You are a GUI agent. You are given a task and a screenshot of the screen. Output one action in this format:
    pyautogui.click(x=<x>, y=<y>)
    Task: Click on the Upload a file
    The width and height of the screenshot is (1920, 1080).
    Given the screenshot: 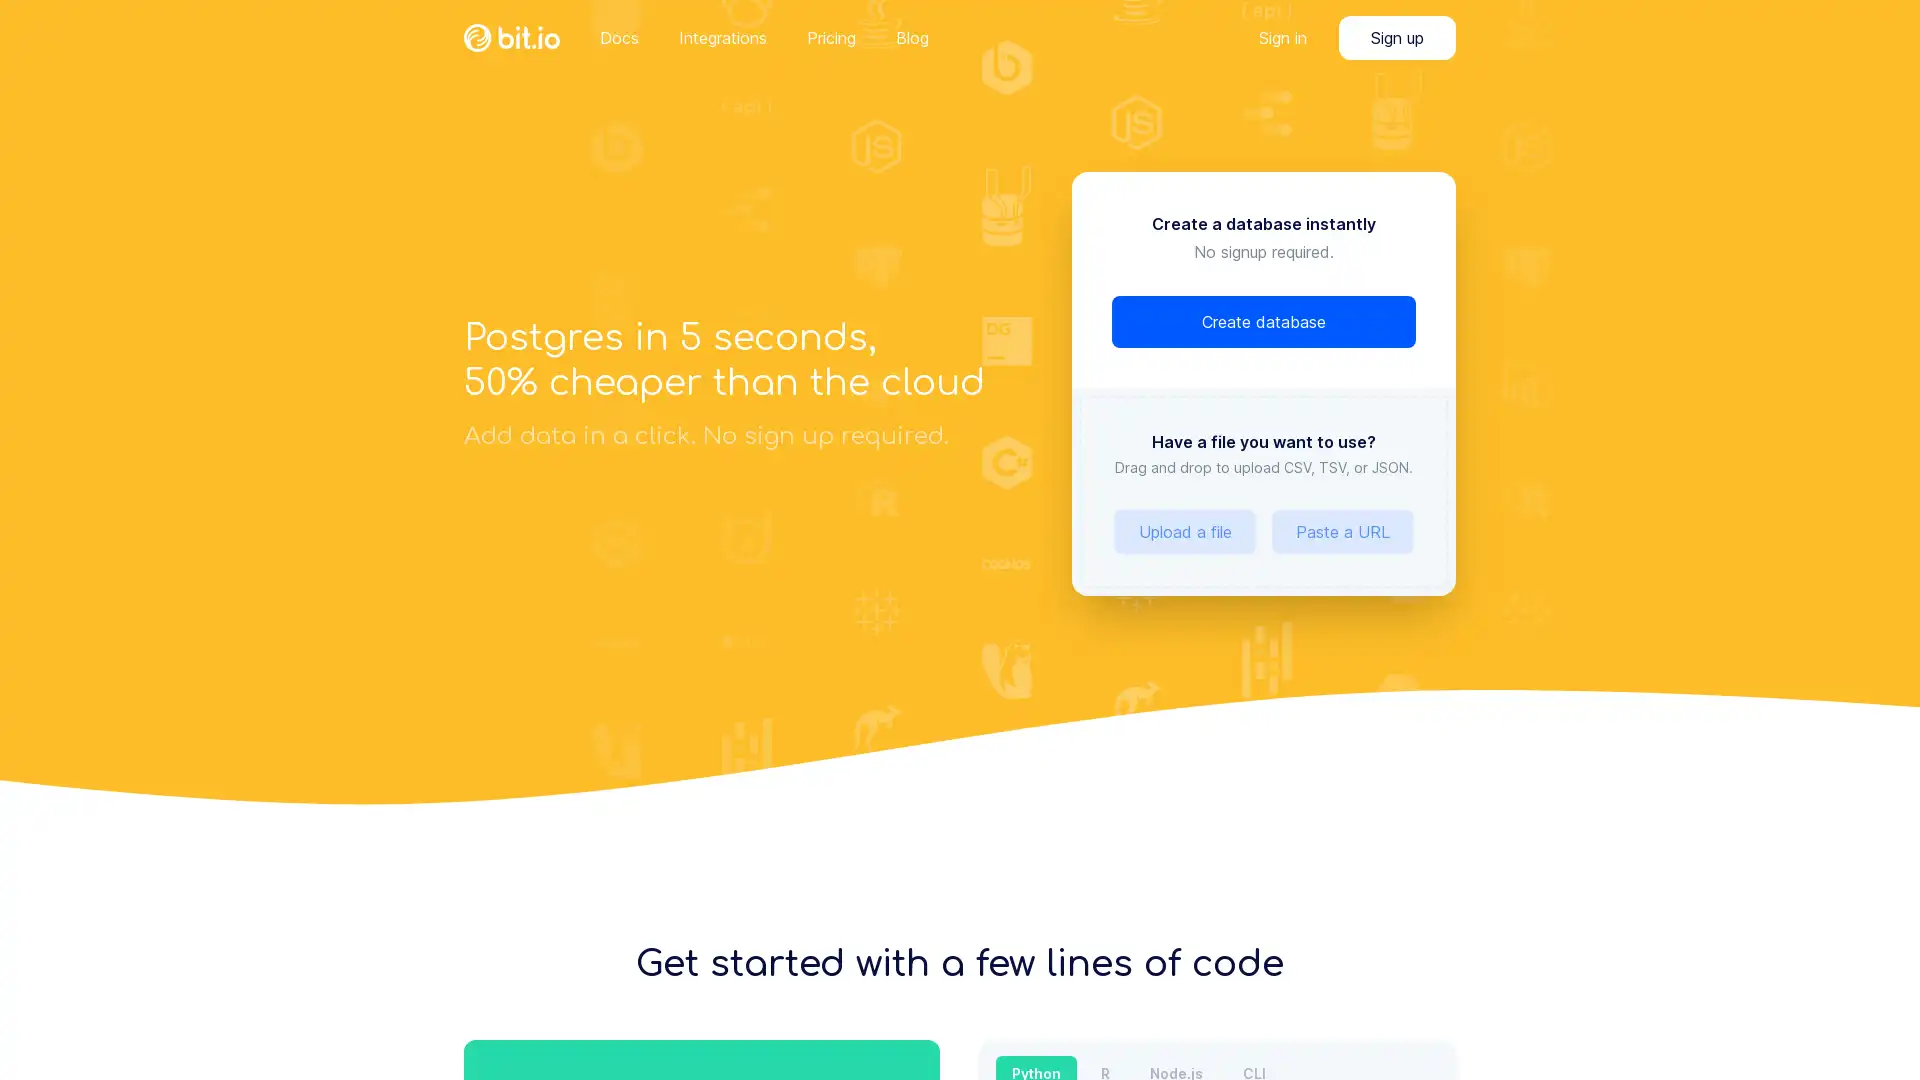 What is the action you would take?
    pyautogui.click(x=1185, y=531)
    